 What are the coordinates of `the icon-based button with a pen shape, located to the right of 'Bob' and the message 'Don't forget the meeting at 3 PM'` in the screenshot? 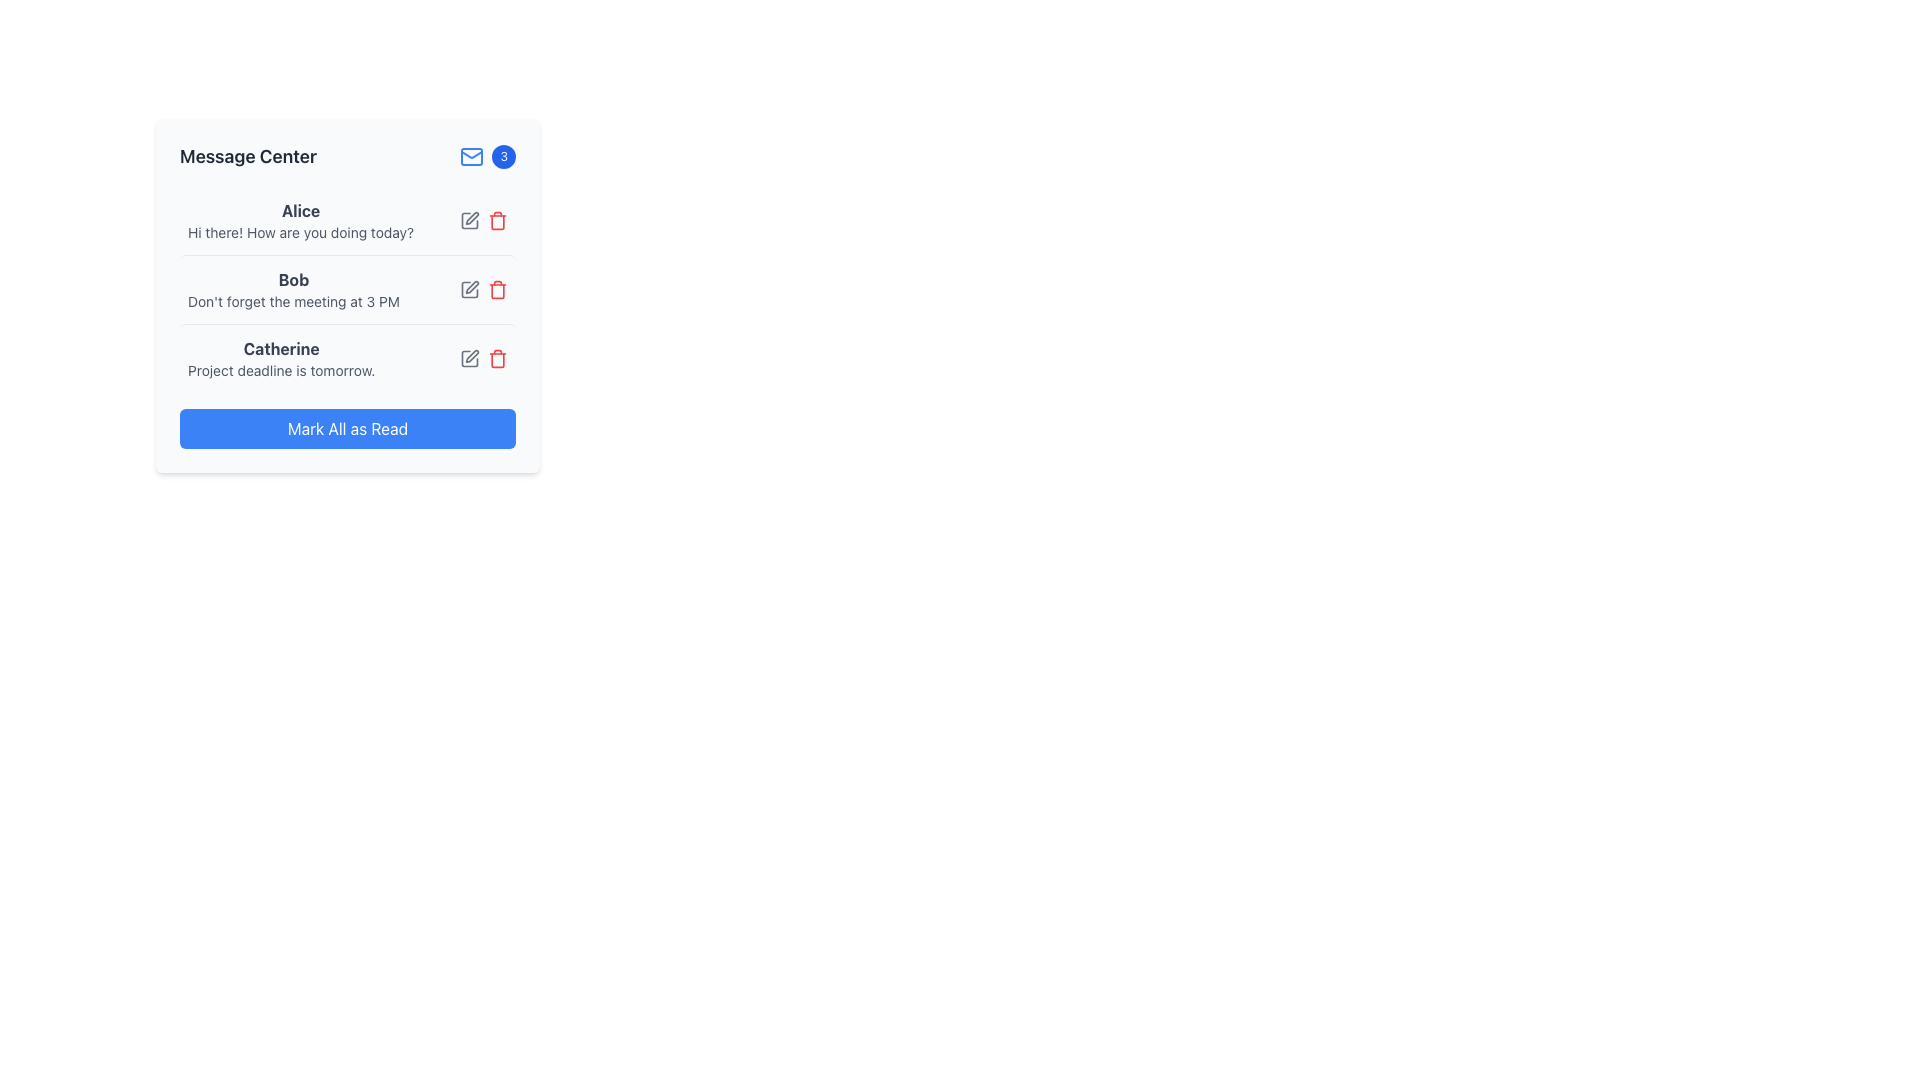 It's located at (469, 289).